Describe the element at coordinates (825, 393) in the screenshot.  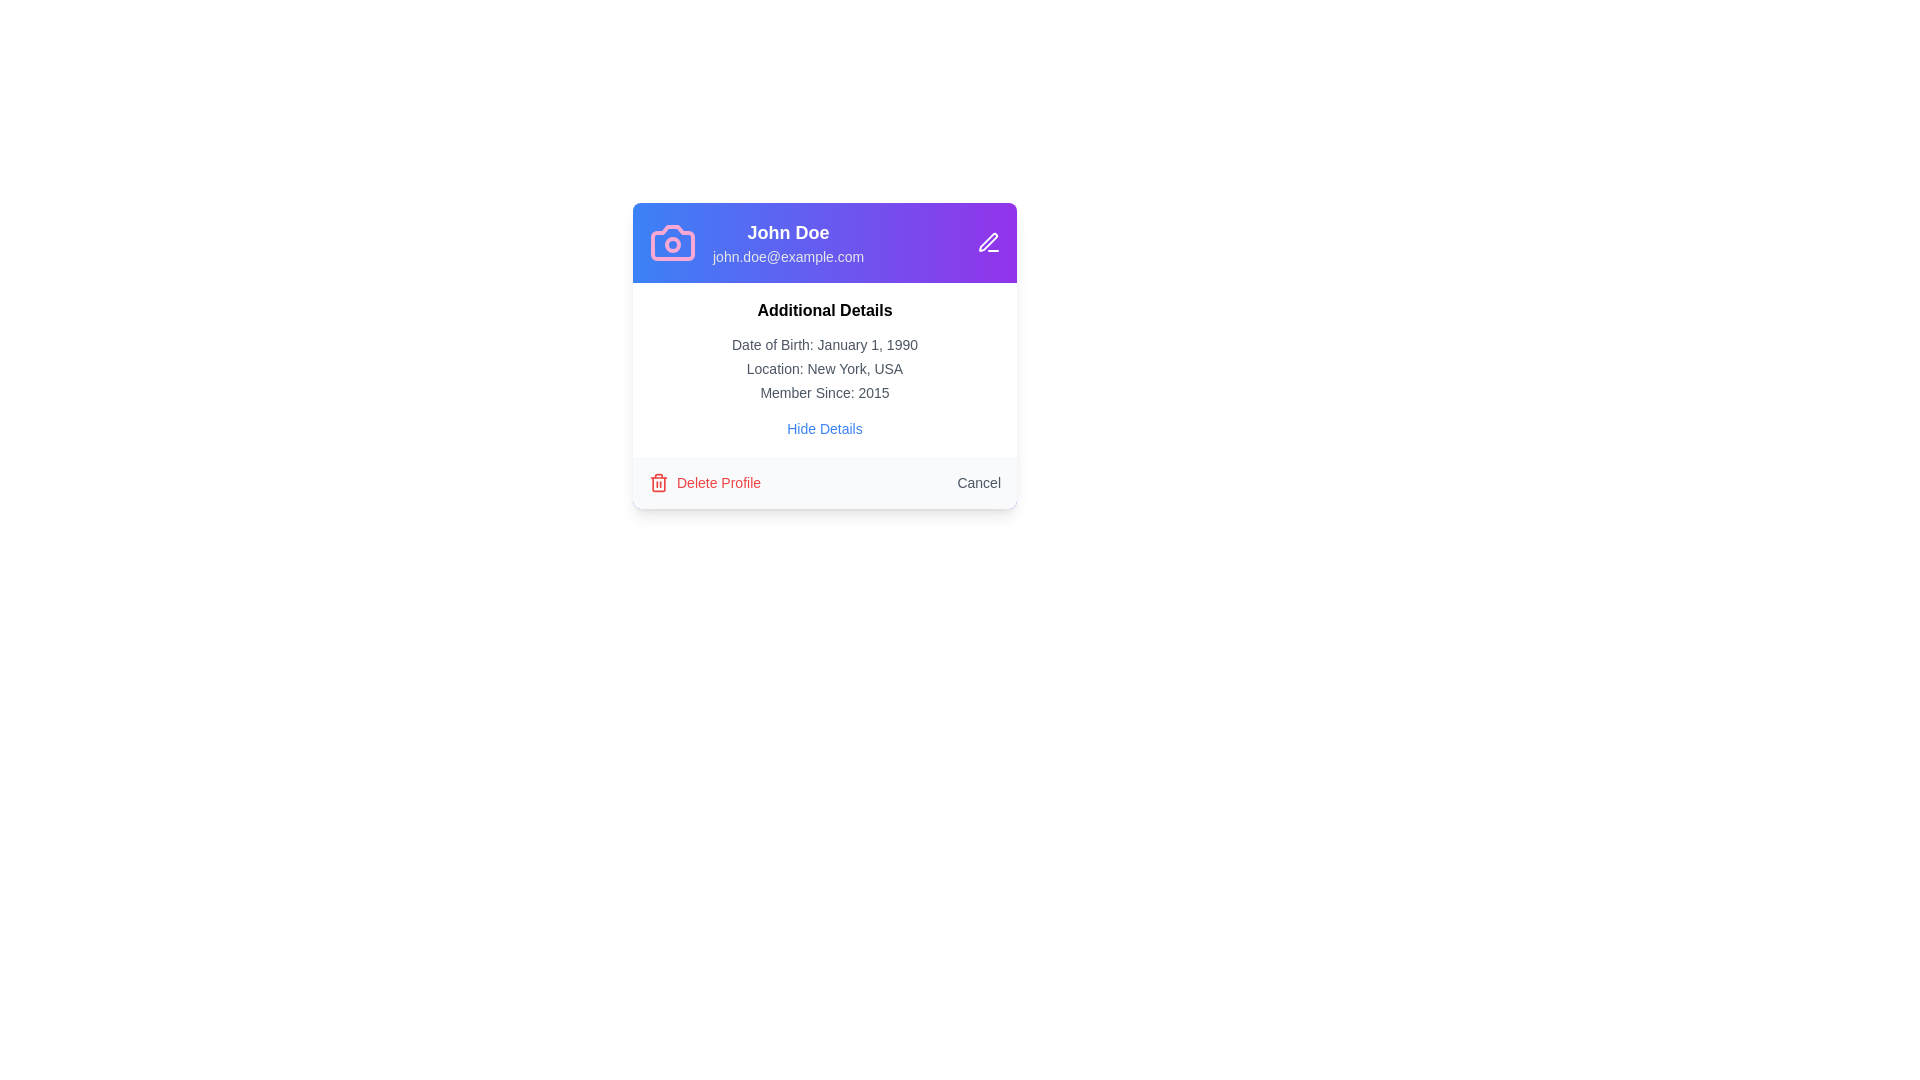
I see `the text label displaying 'Member Since: 2015' in a gray font, located in the 'Additional Details' section of the modal dialog box` at that location.